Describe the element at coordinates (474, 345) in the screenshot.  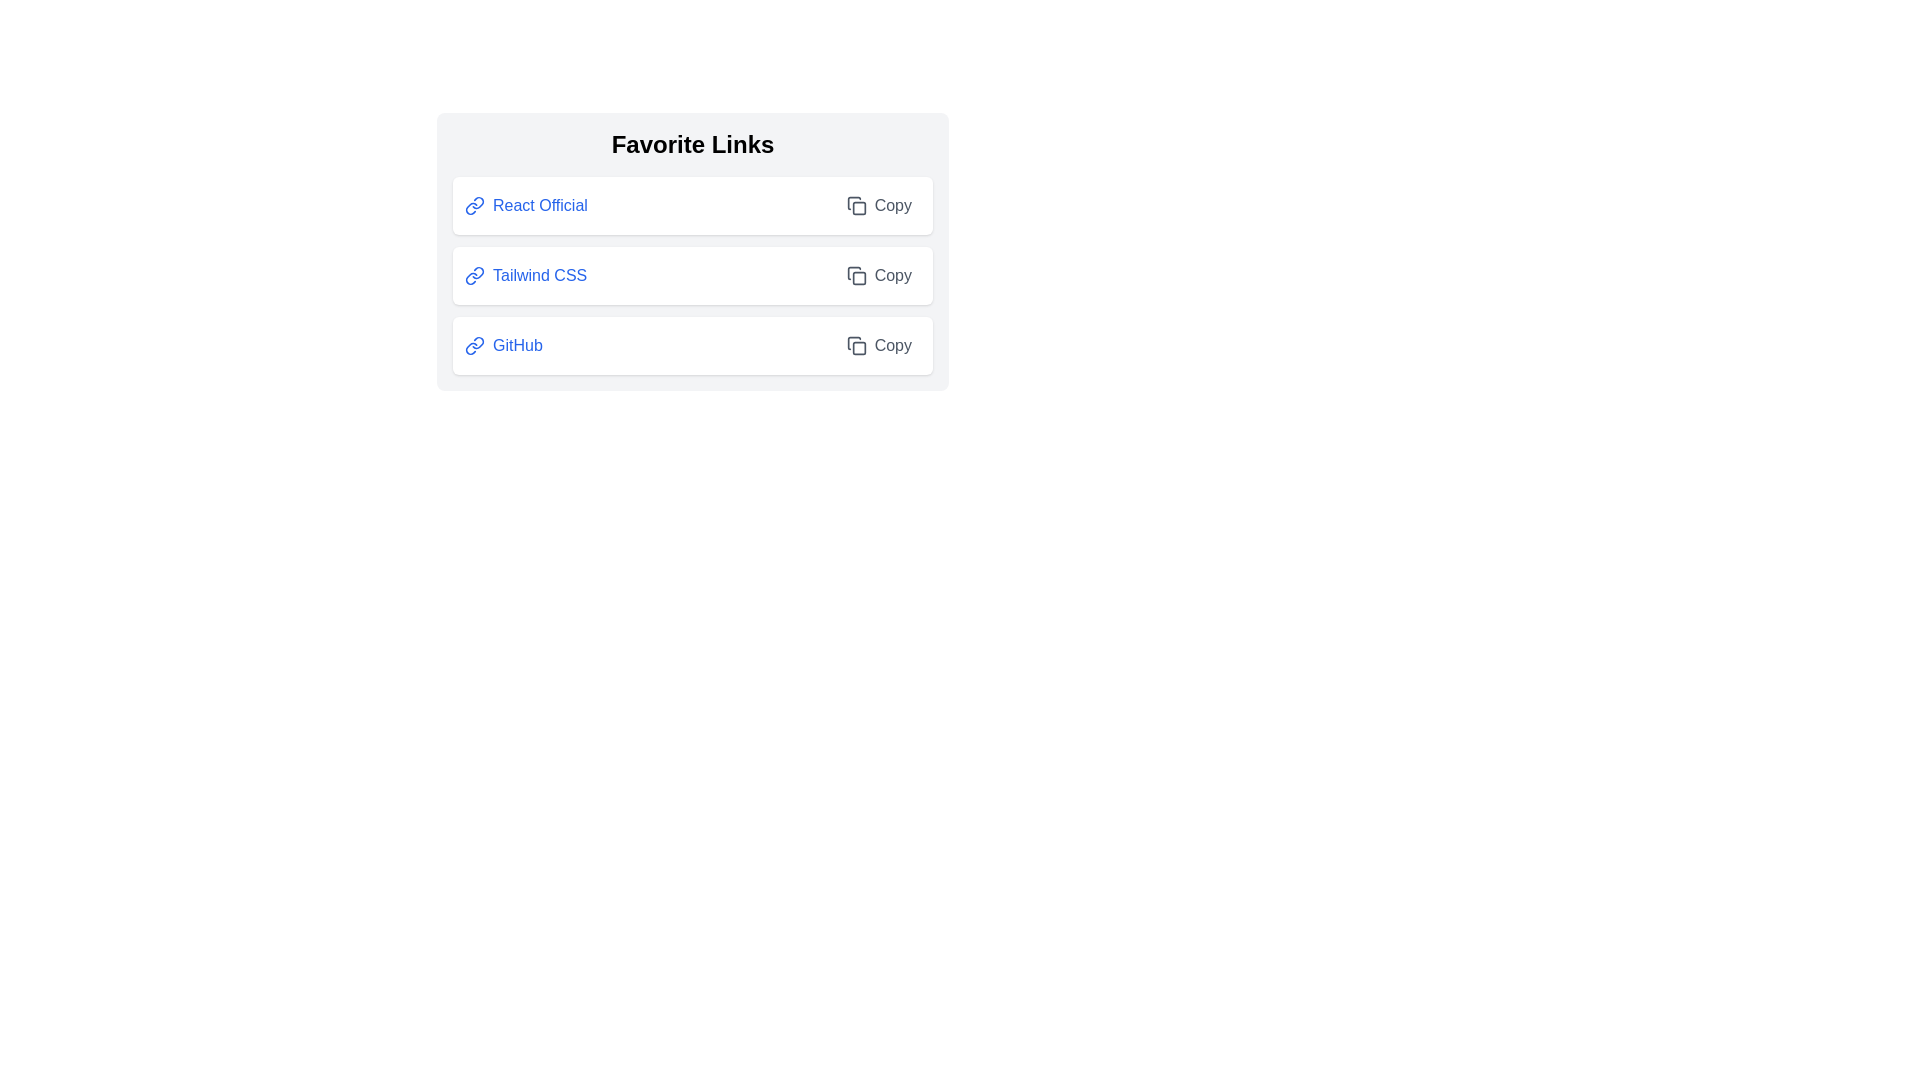
I see `the GitHub icon located to the left of the 'GitHub' text in the third row of the 'Favorite Links' list` at that location.